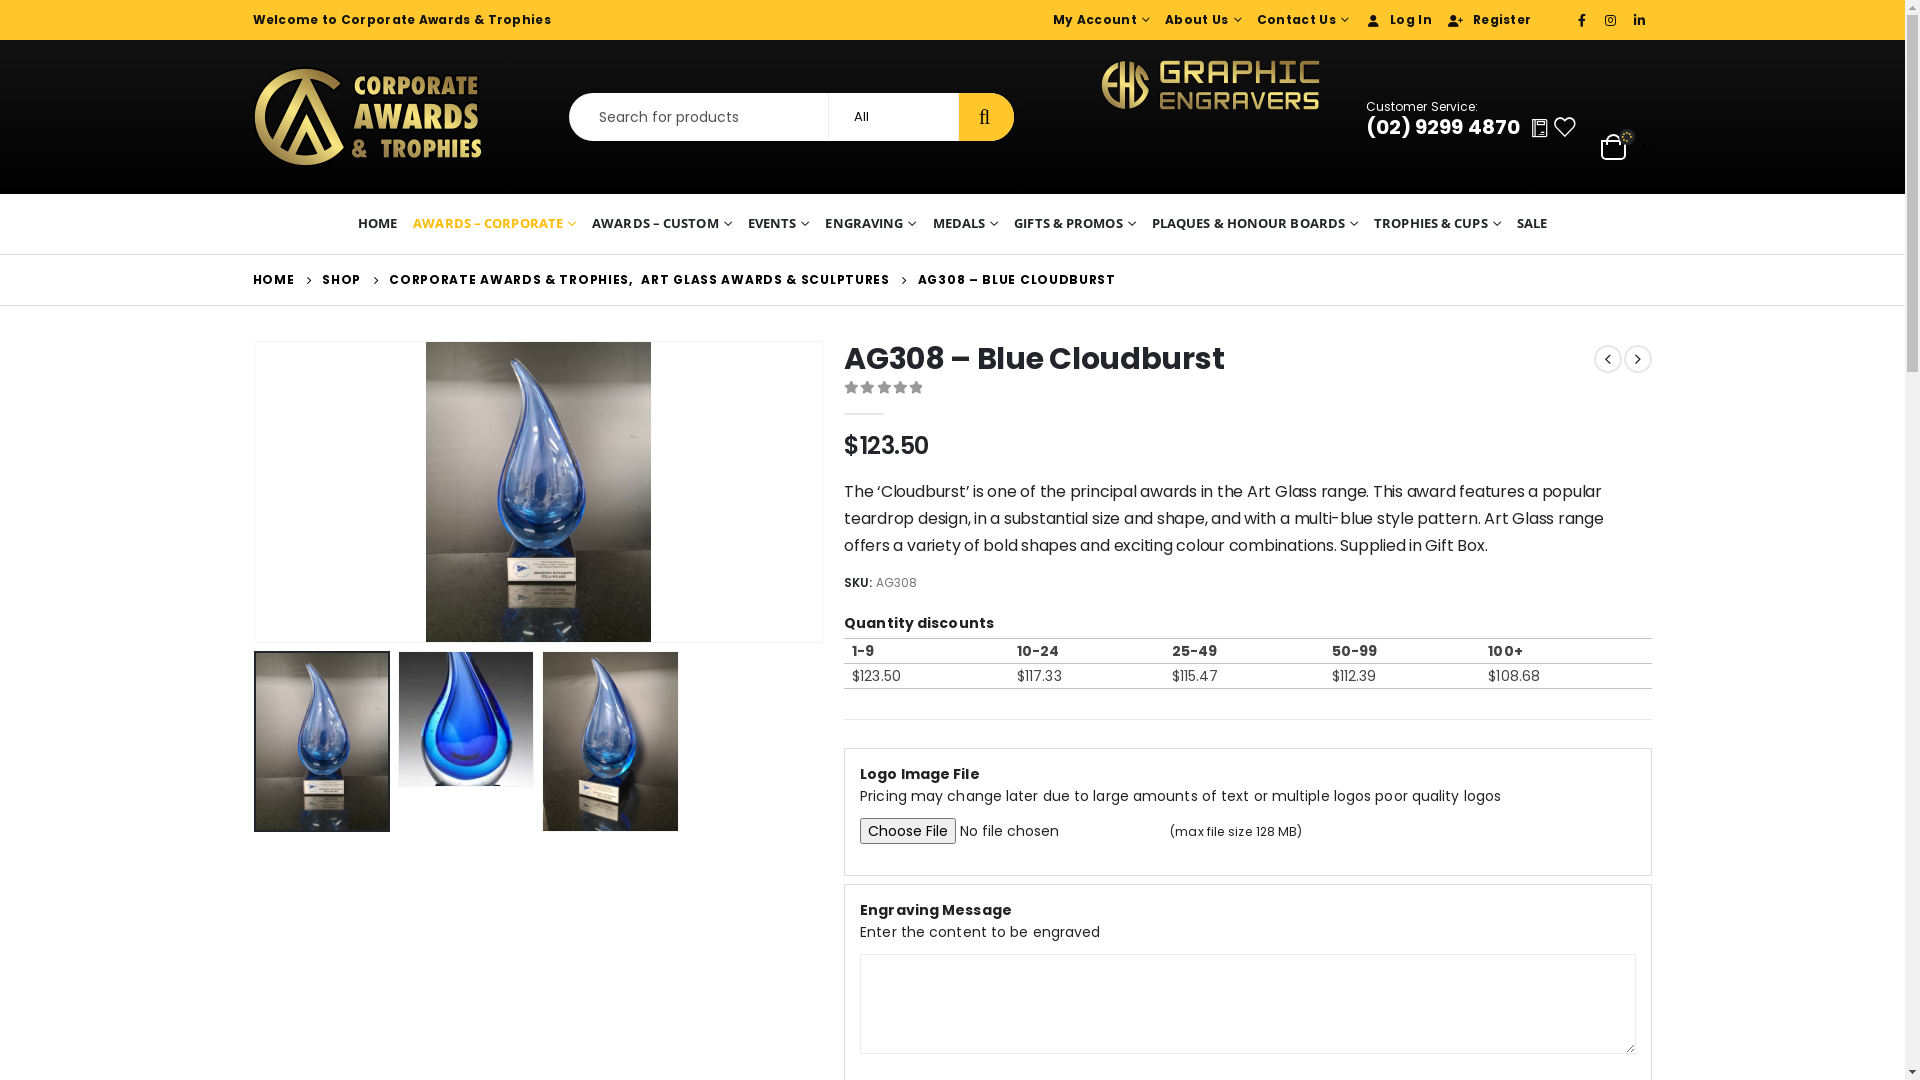 Image resolution: width=1920 pixels, height=1080 pixels. What do you see at coordinates (1365, 127) in the screenshot?
I see `'(02) 9299 4870'` at bounding box center [1365, 127].